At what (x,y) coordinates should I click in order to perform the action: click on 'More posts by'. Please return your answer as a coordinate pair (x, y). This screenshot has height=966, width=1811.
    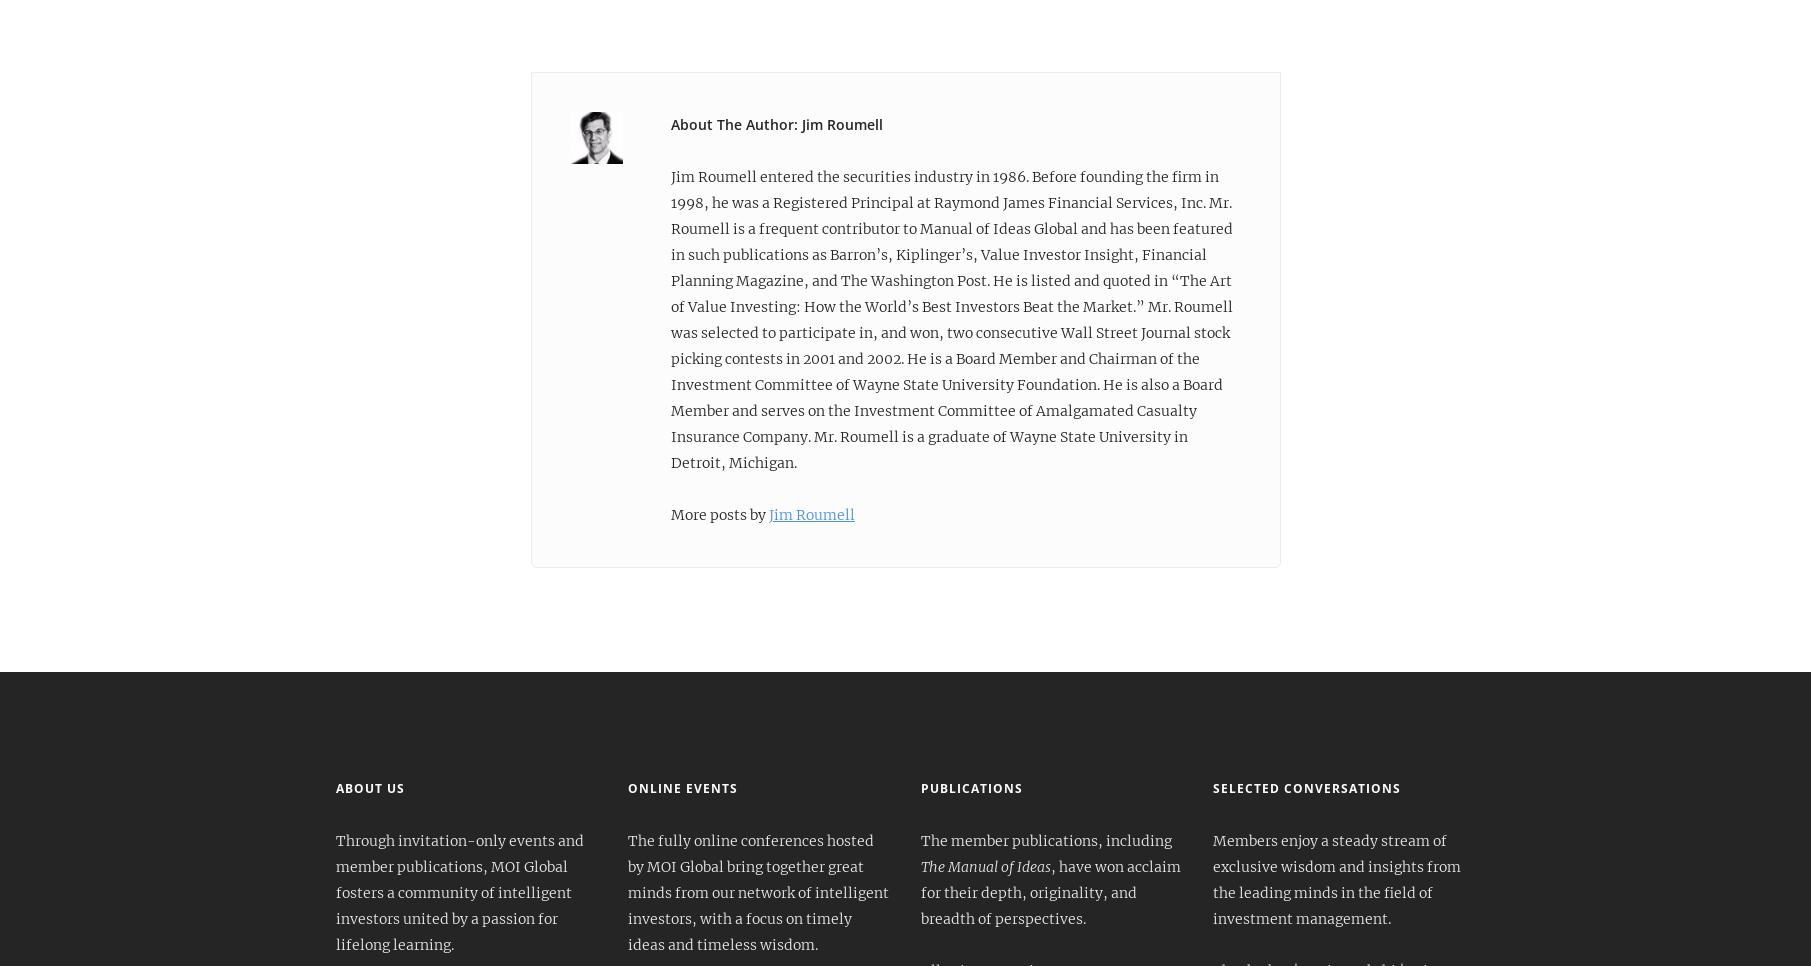
    Looking at the image, I should click on (719, 513).